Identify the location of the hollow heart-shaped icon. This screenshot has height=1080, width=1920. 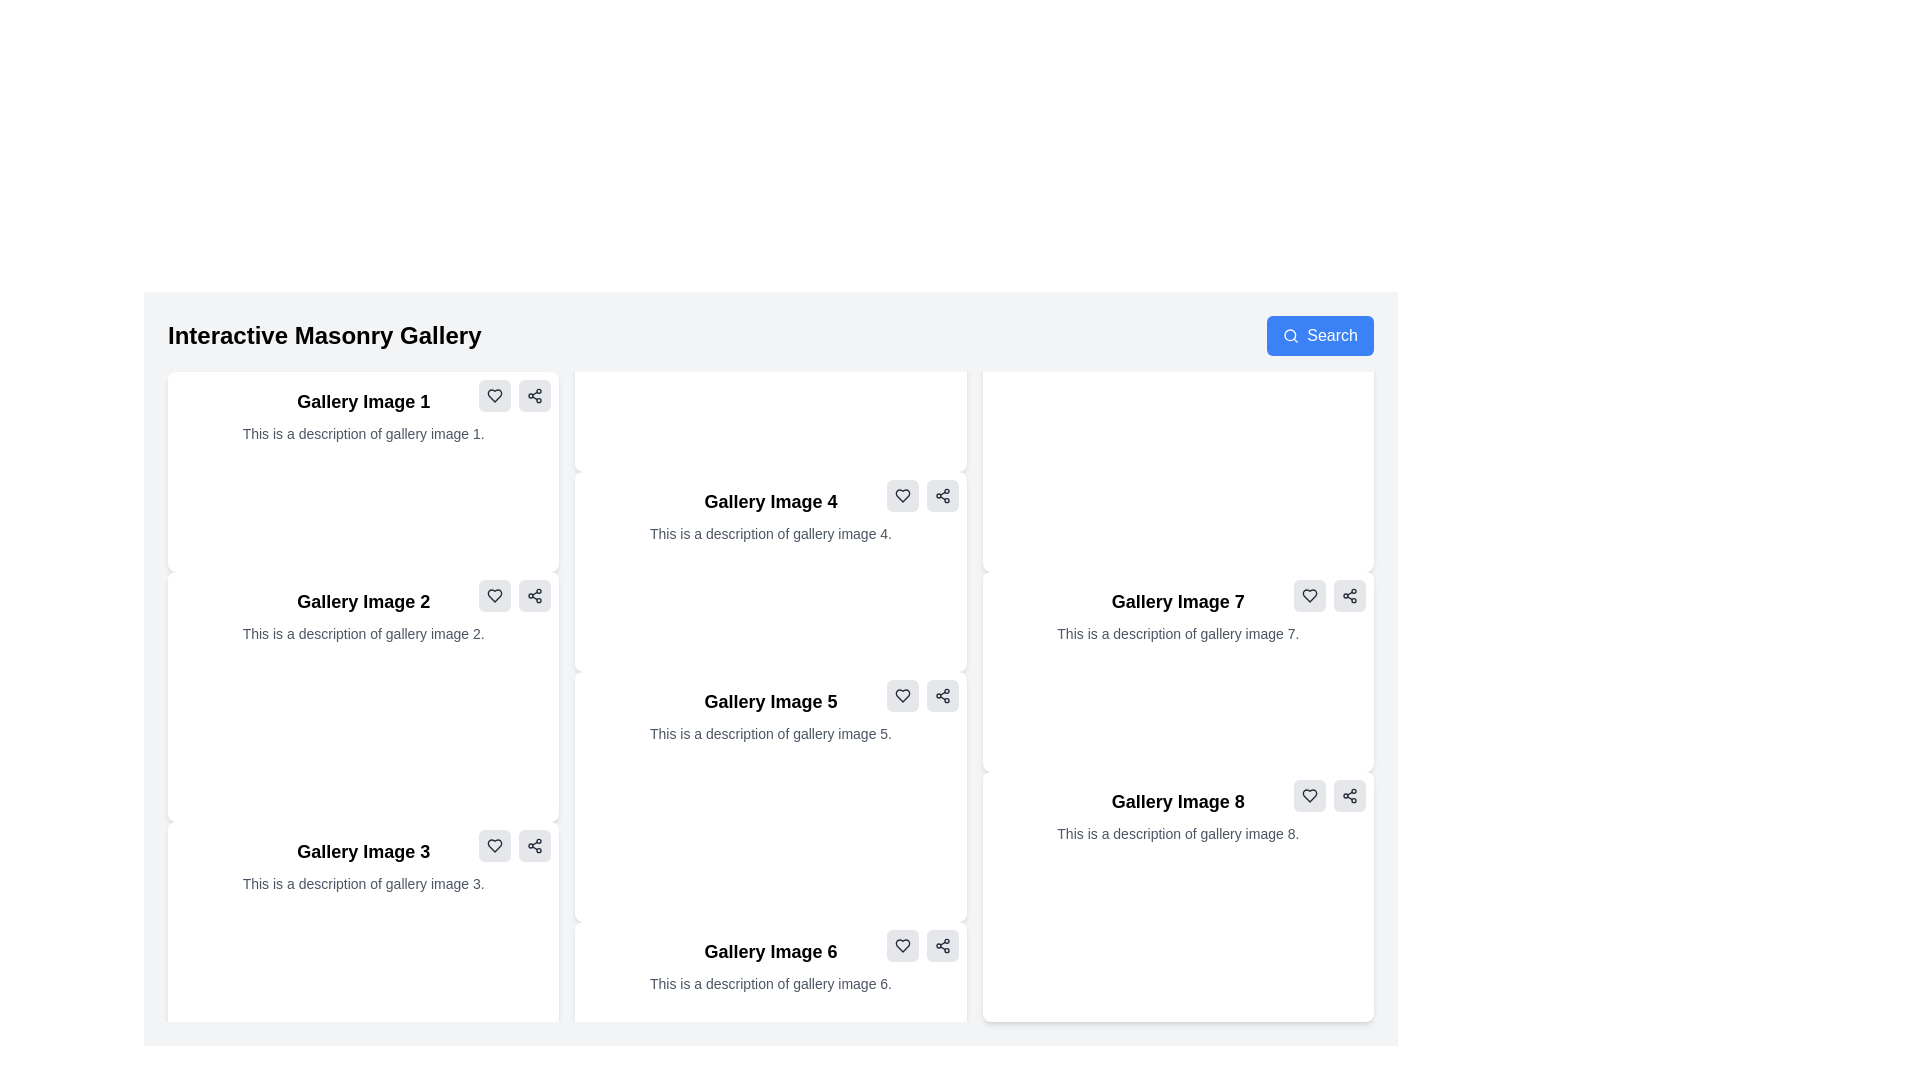
(495, 845).